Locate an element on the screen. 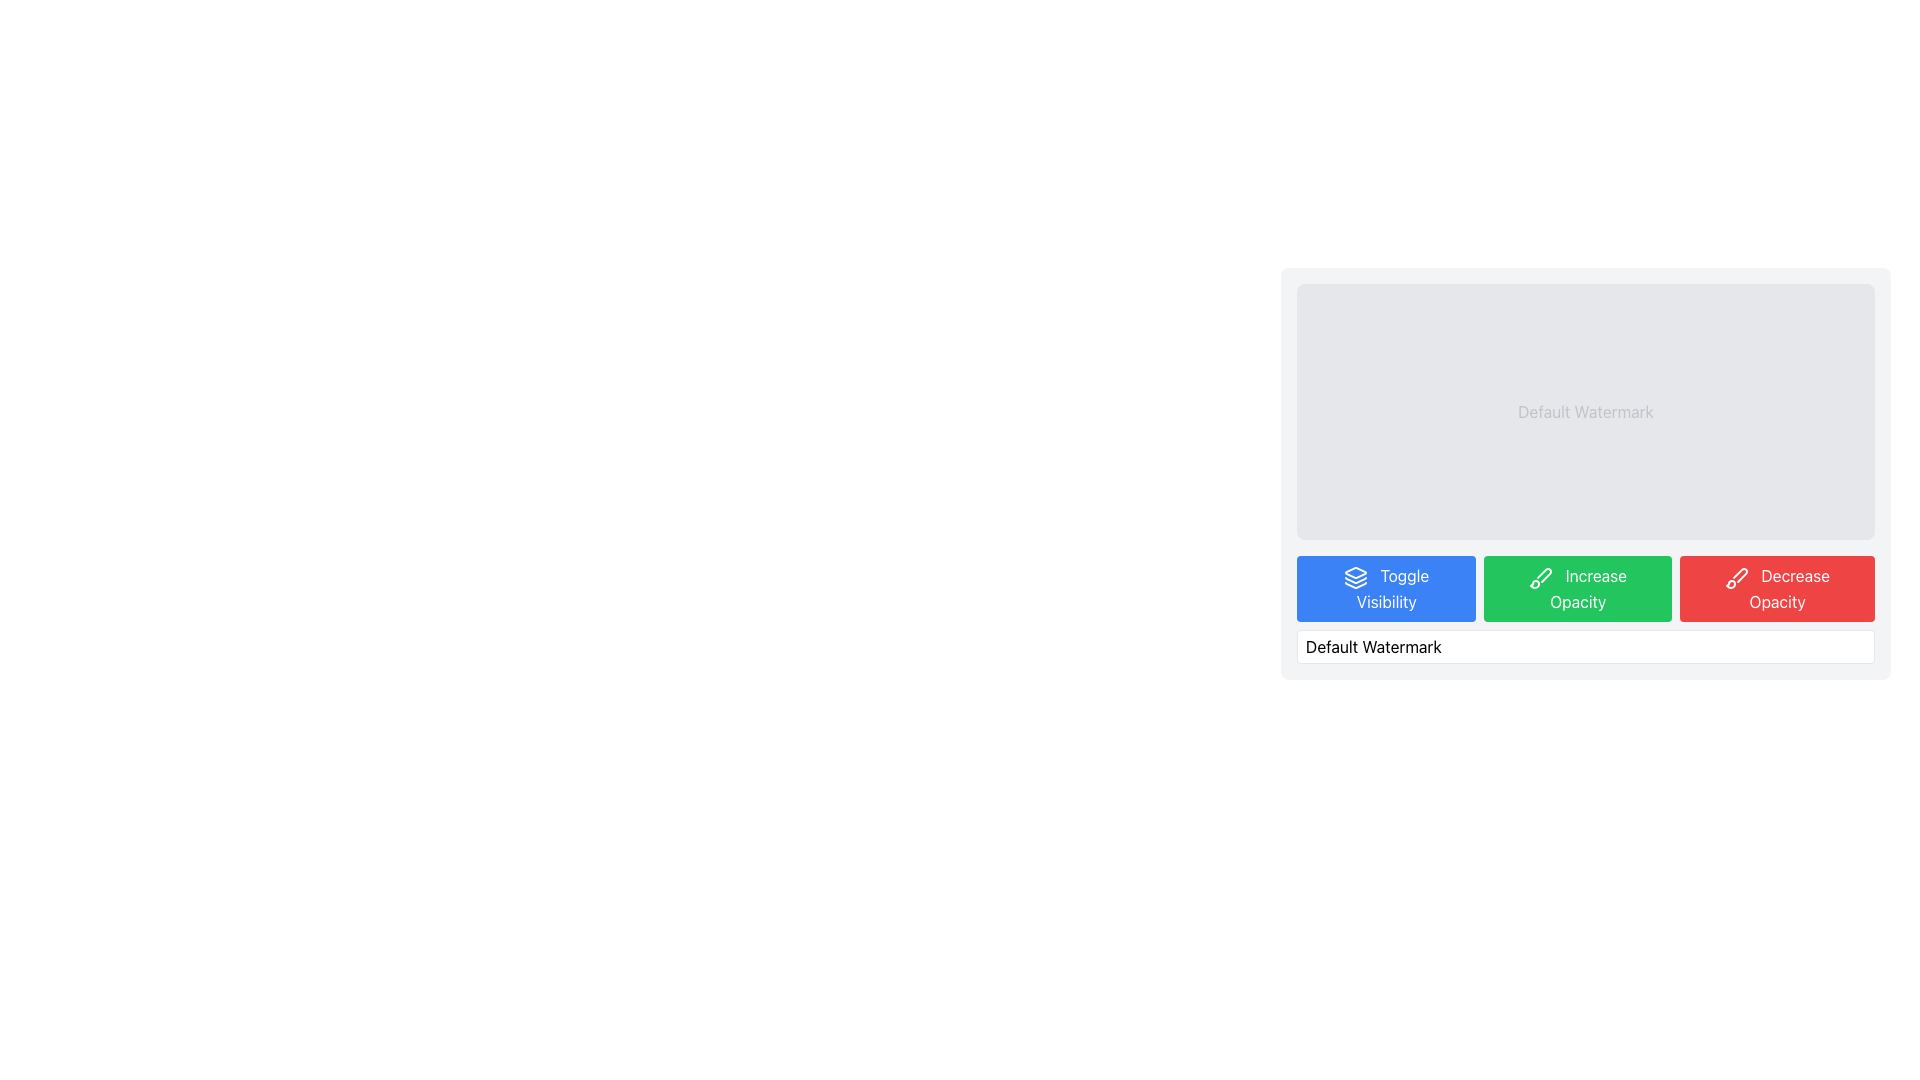  the opacity decrease icon within the 'Decrease Opacity' button located to the right of the 'Increase Opacity' button is located at coordinates (1736, 577).